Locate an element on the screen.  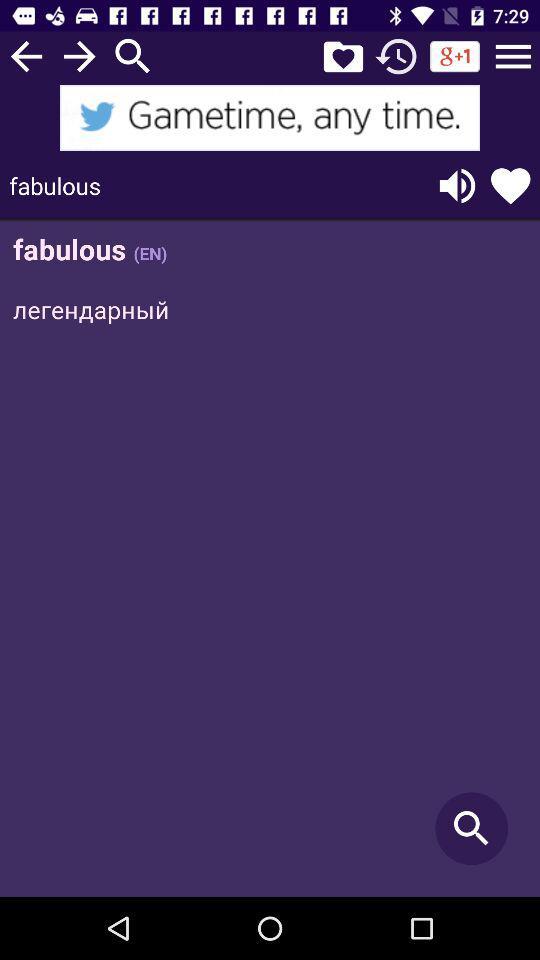
like that word is located at coordinates (510, 185).